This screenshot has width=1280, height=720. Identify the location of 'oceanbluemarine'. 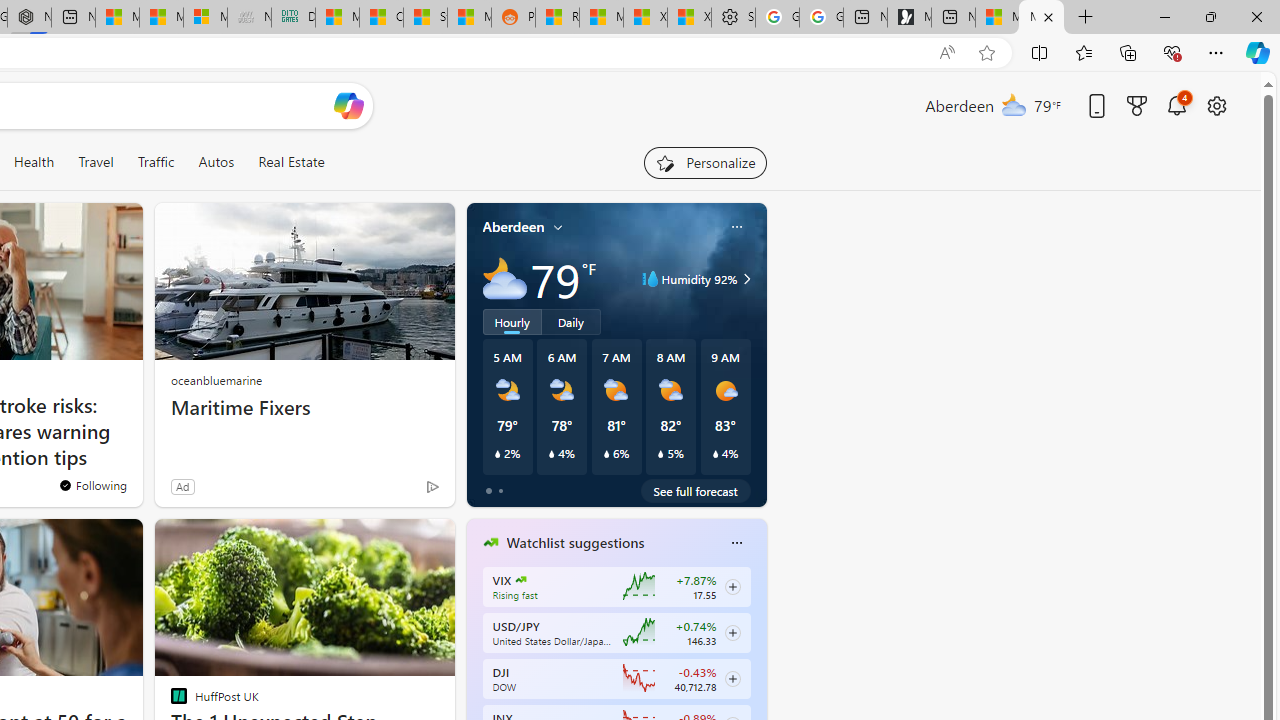
(216, 380).